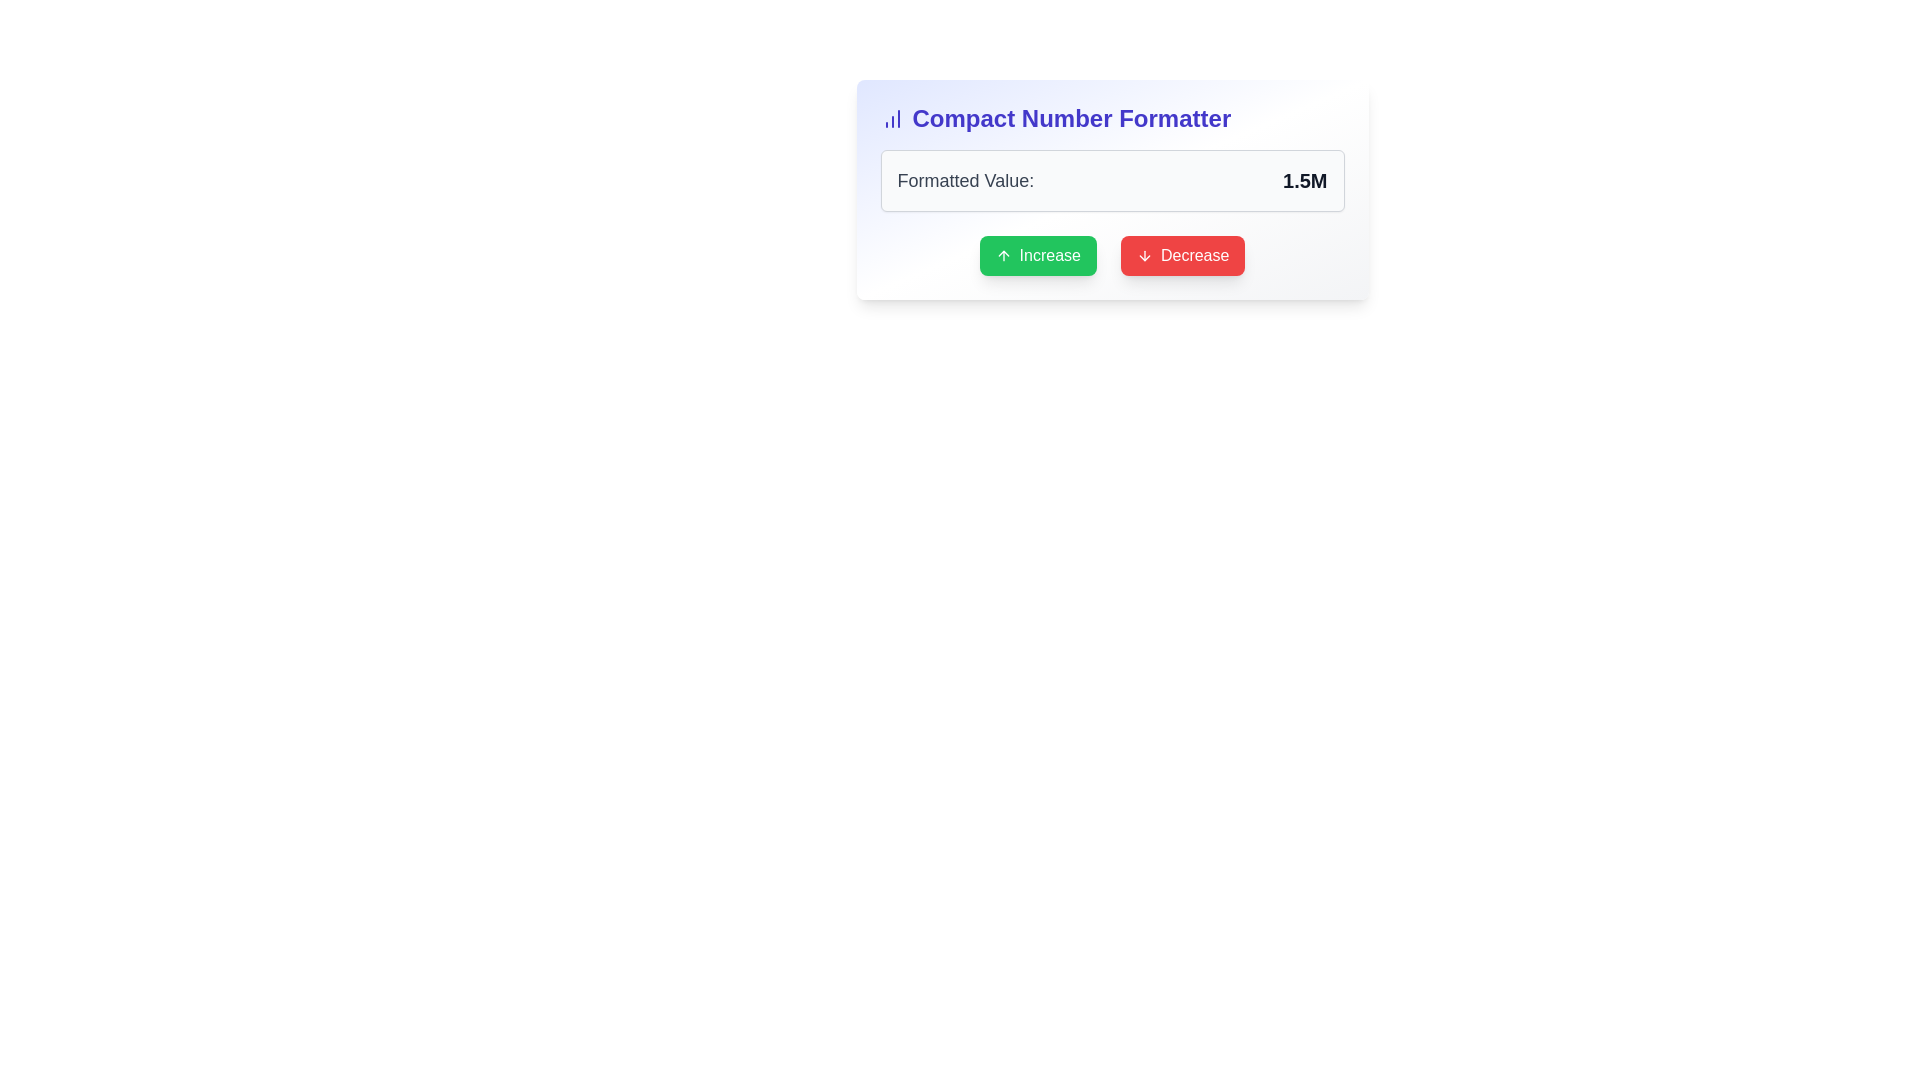 This screenshot has width=1920, height=1080. Describe the element at coordinates (1038, 254) in the screenshot. I see `the button that increases a value, located to the left of the red 'Decrease' button, which is centered below the 'Formatted Value' label` at that location.